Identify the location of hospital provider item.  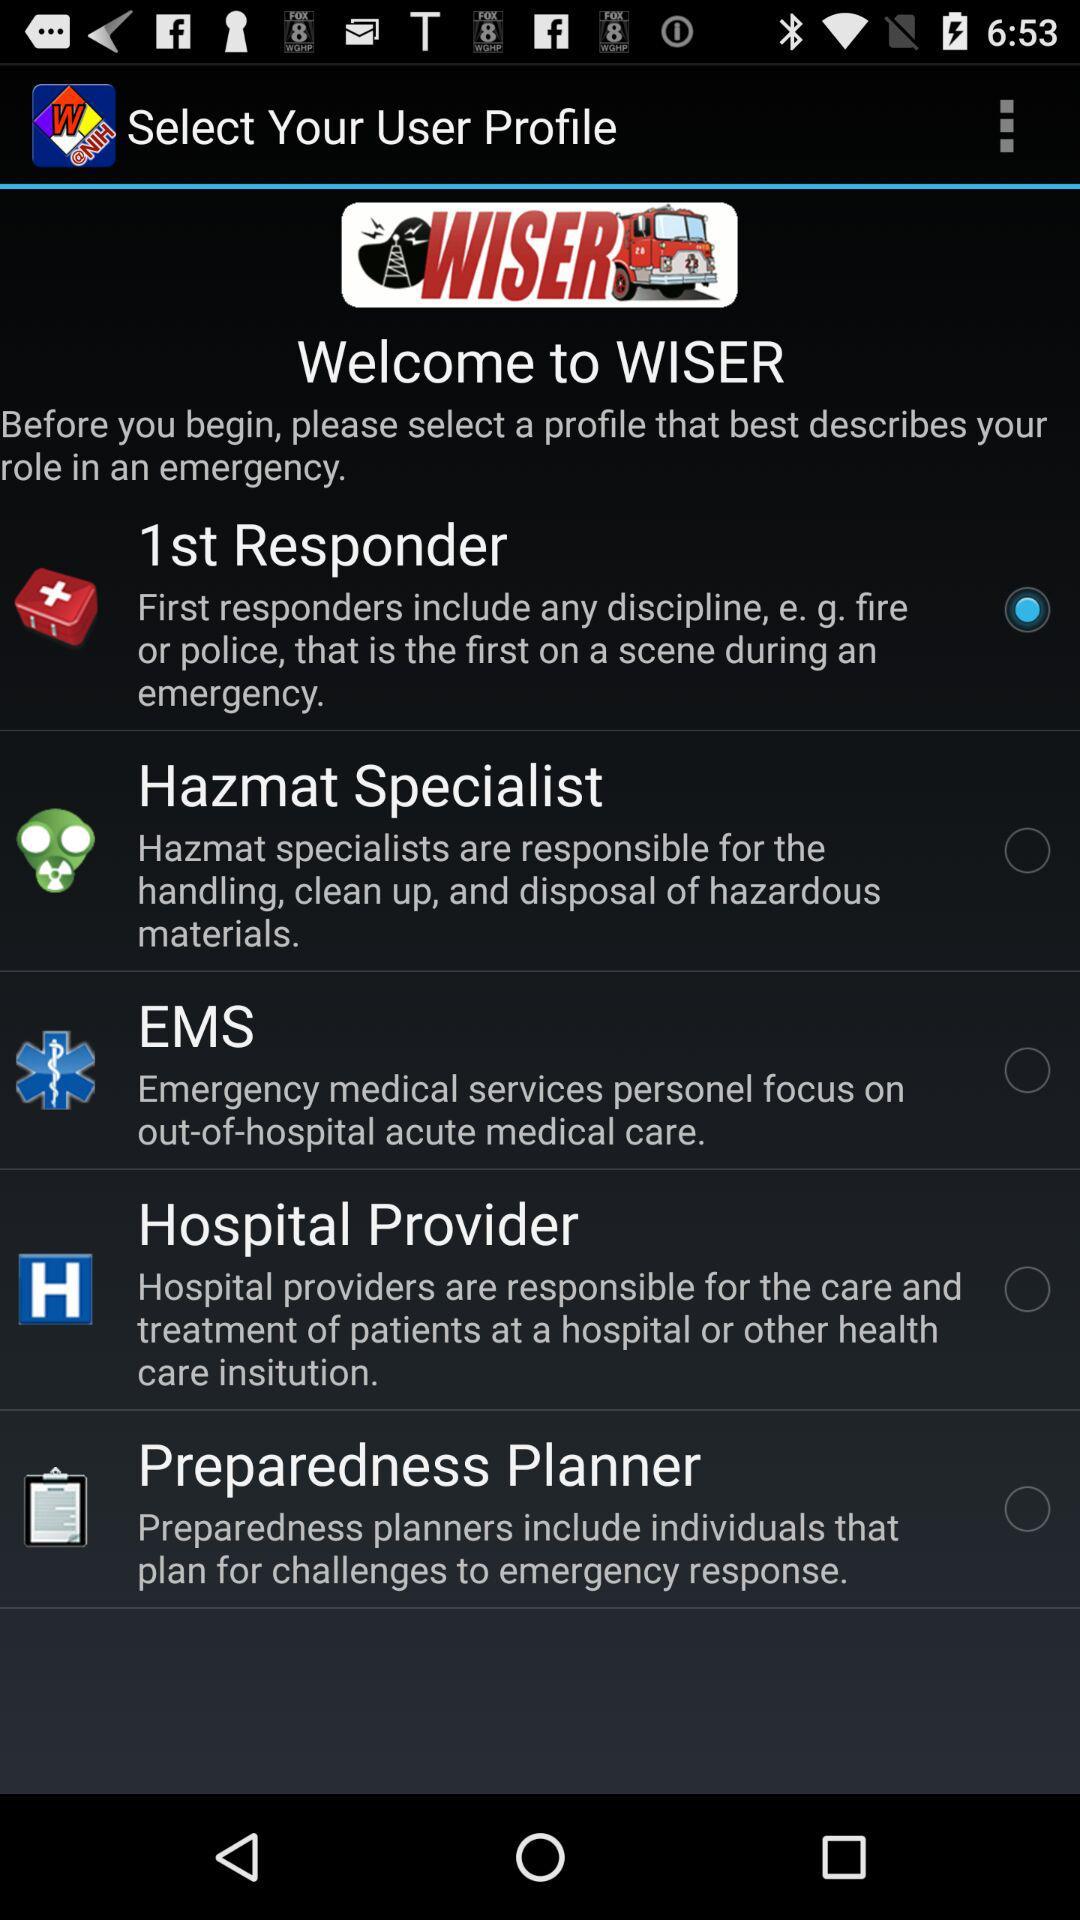
(357, 1221).